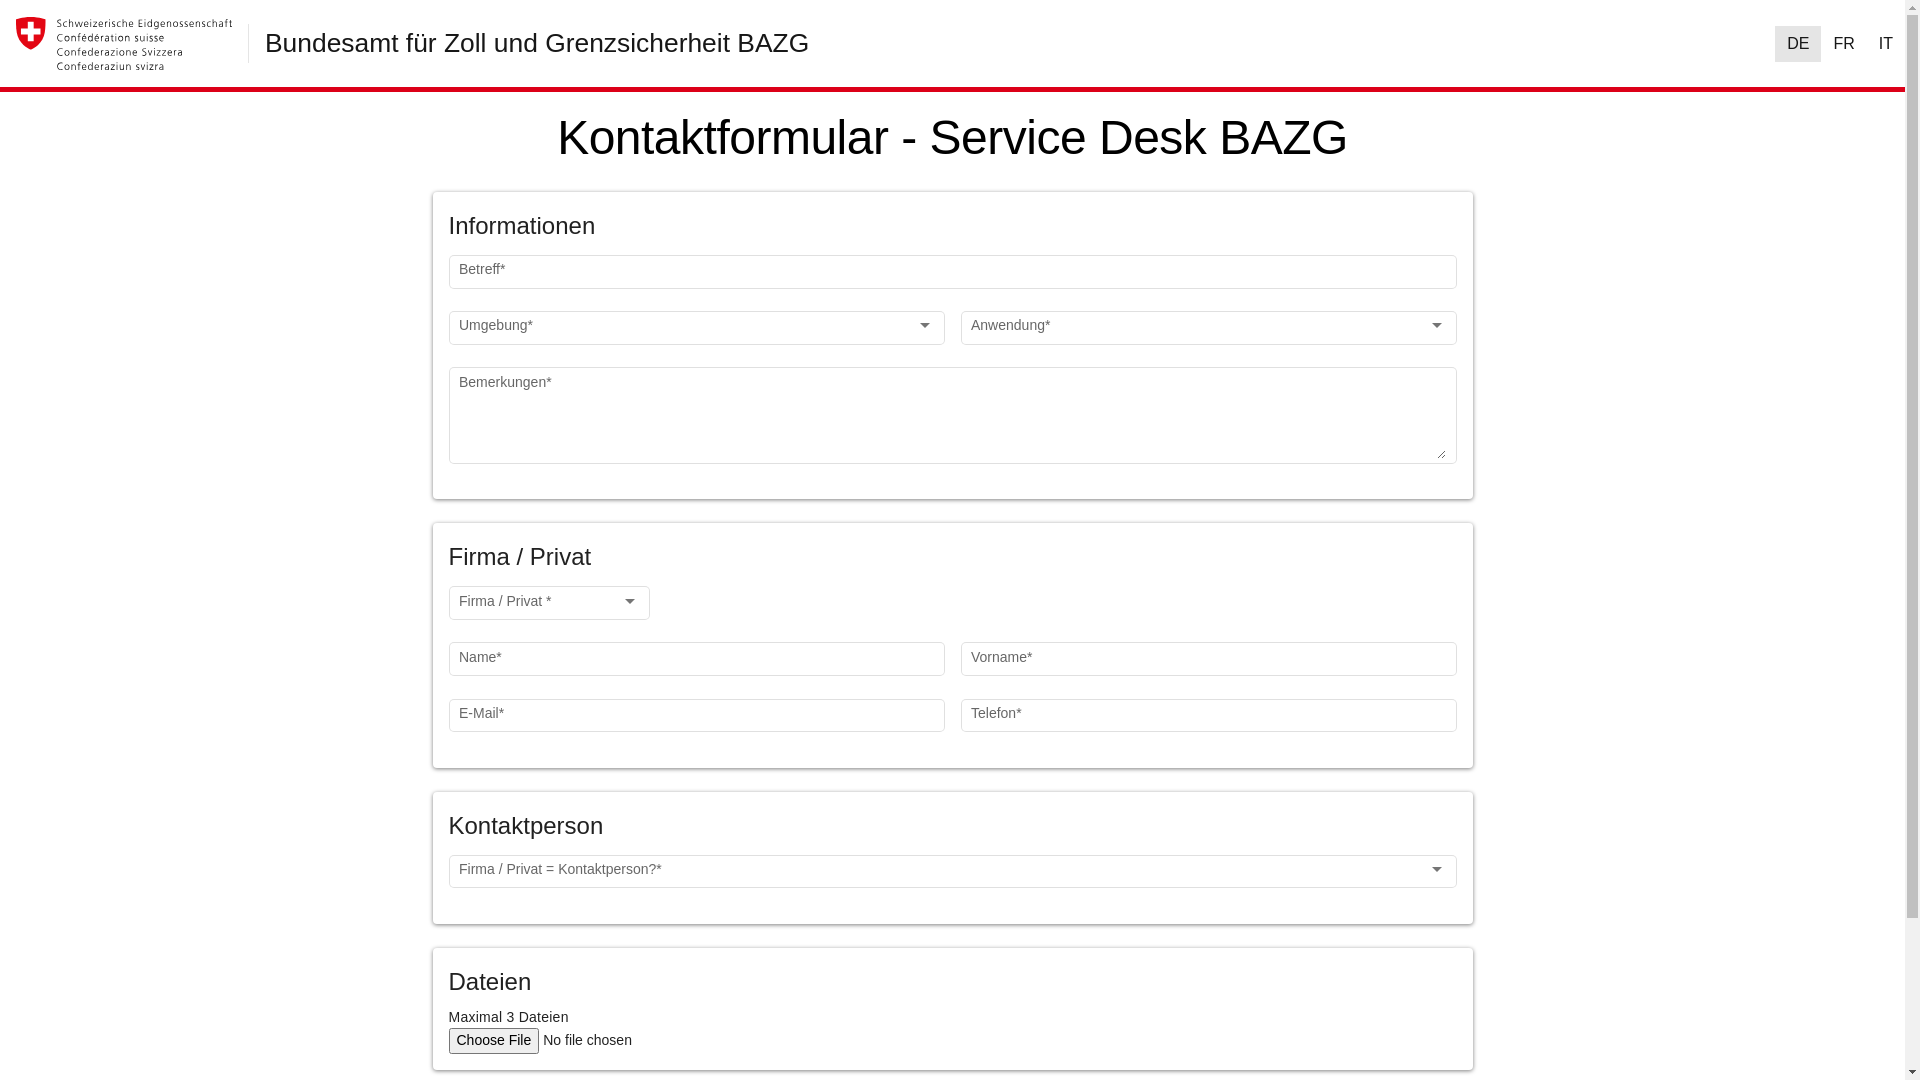  I want to click on 'DE', so click(1798, 43).